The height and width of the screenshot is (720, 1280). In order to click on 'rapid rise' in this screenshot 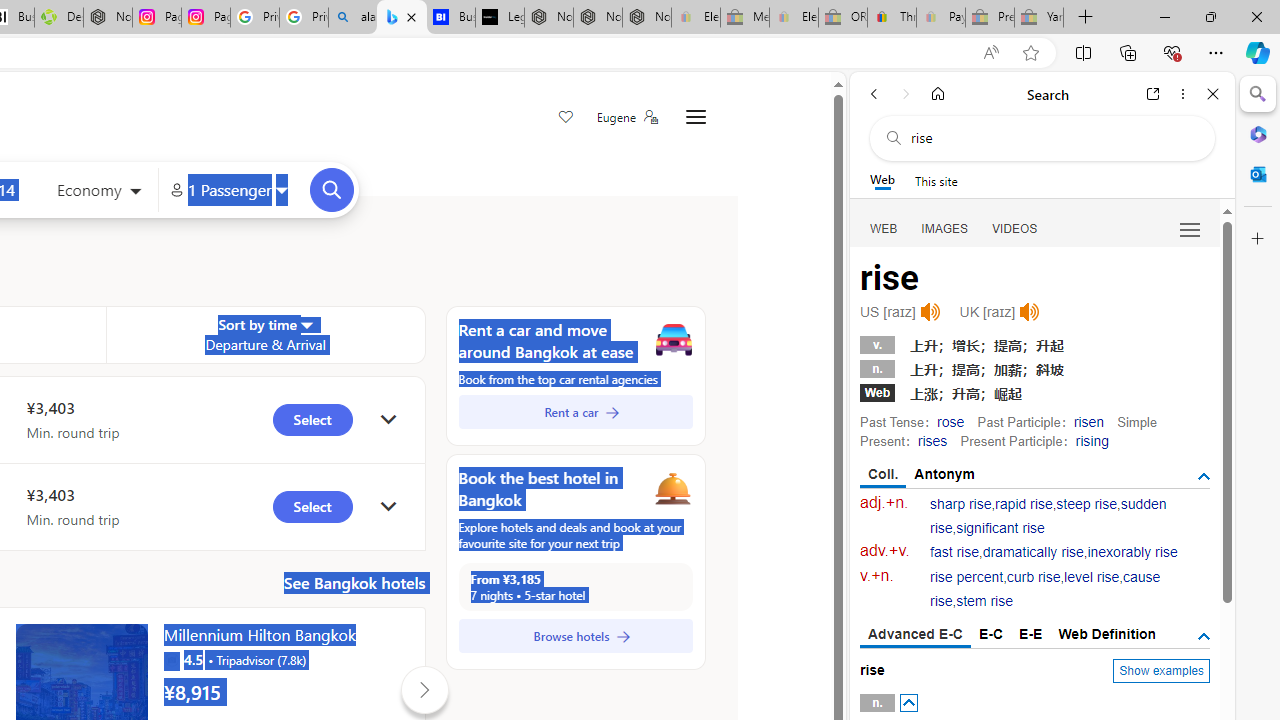, I will do `click(1024, 503)`.